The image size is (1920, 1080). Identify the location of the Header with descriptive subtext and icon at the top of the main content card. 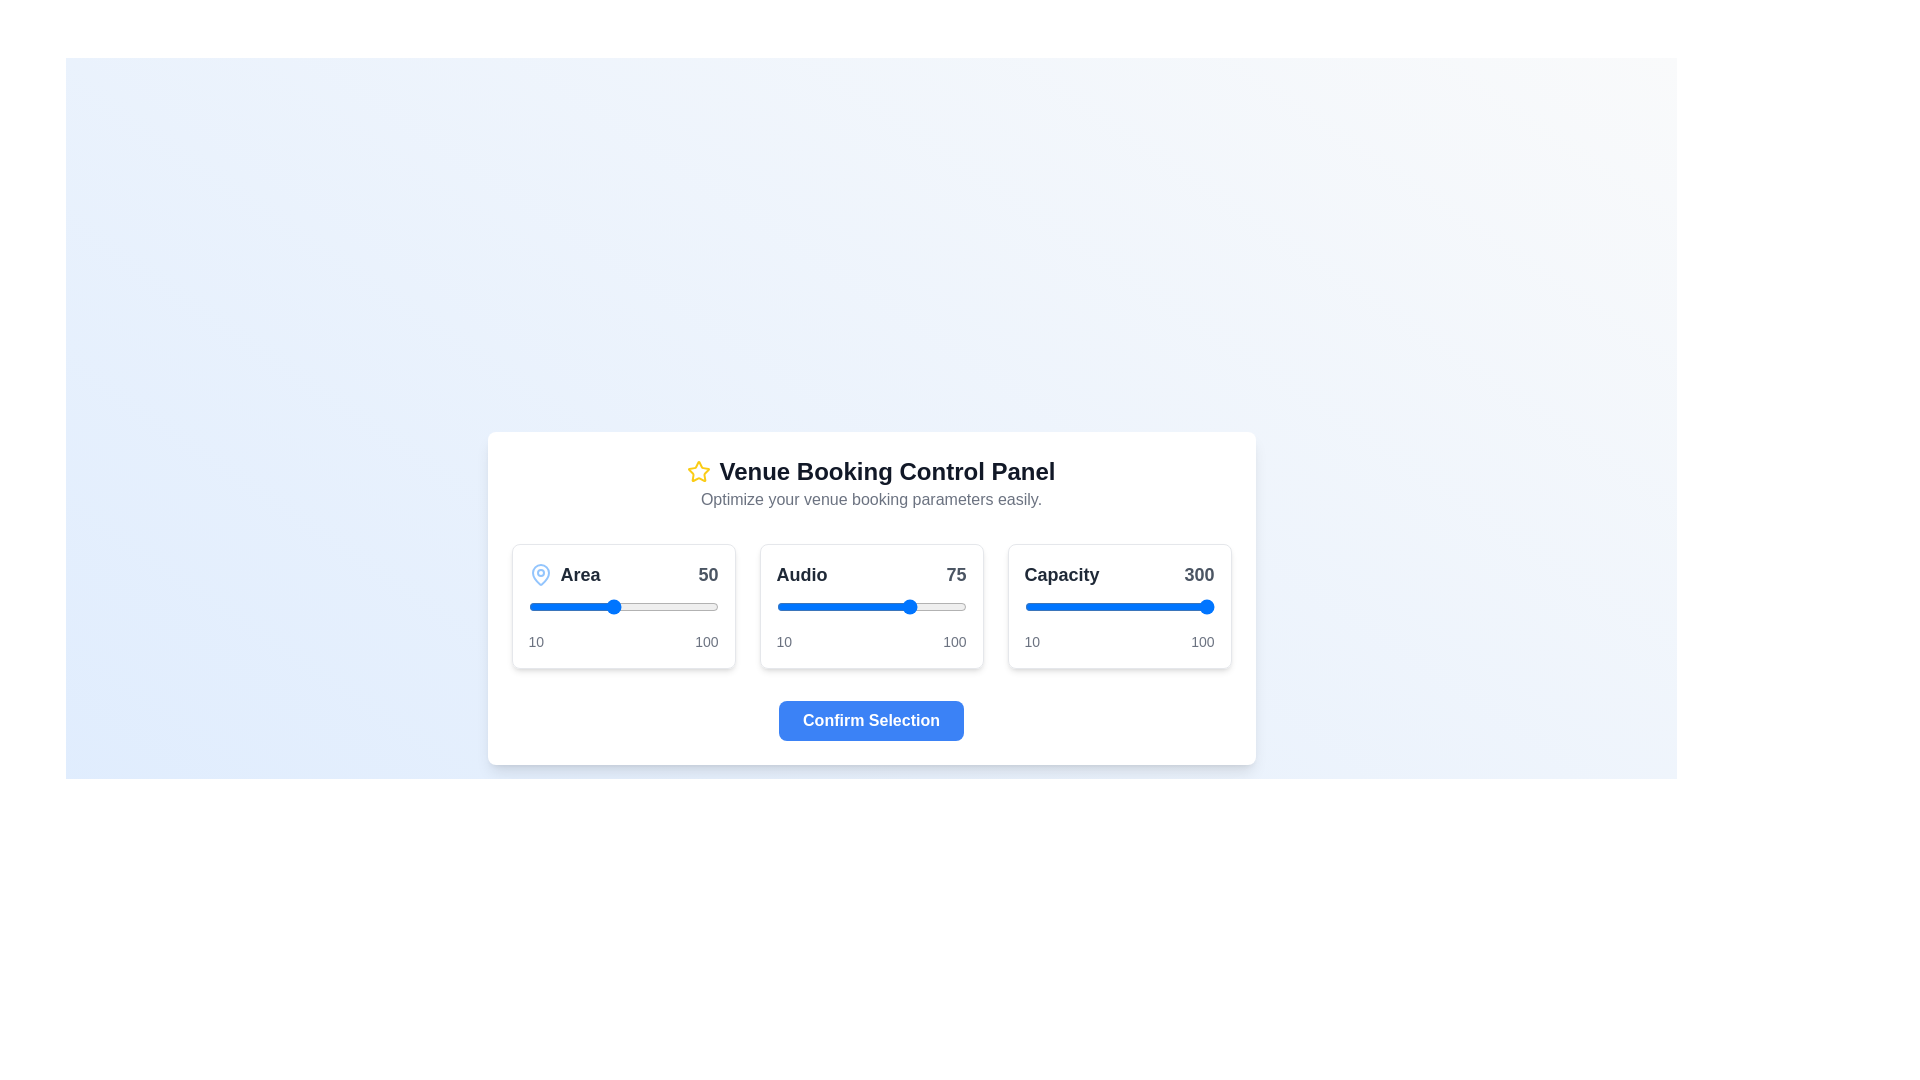
(871, 483).